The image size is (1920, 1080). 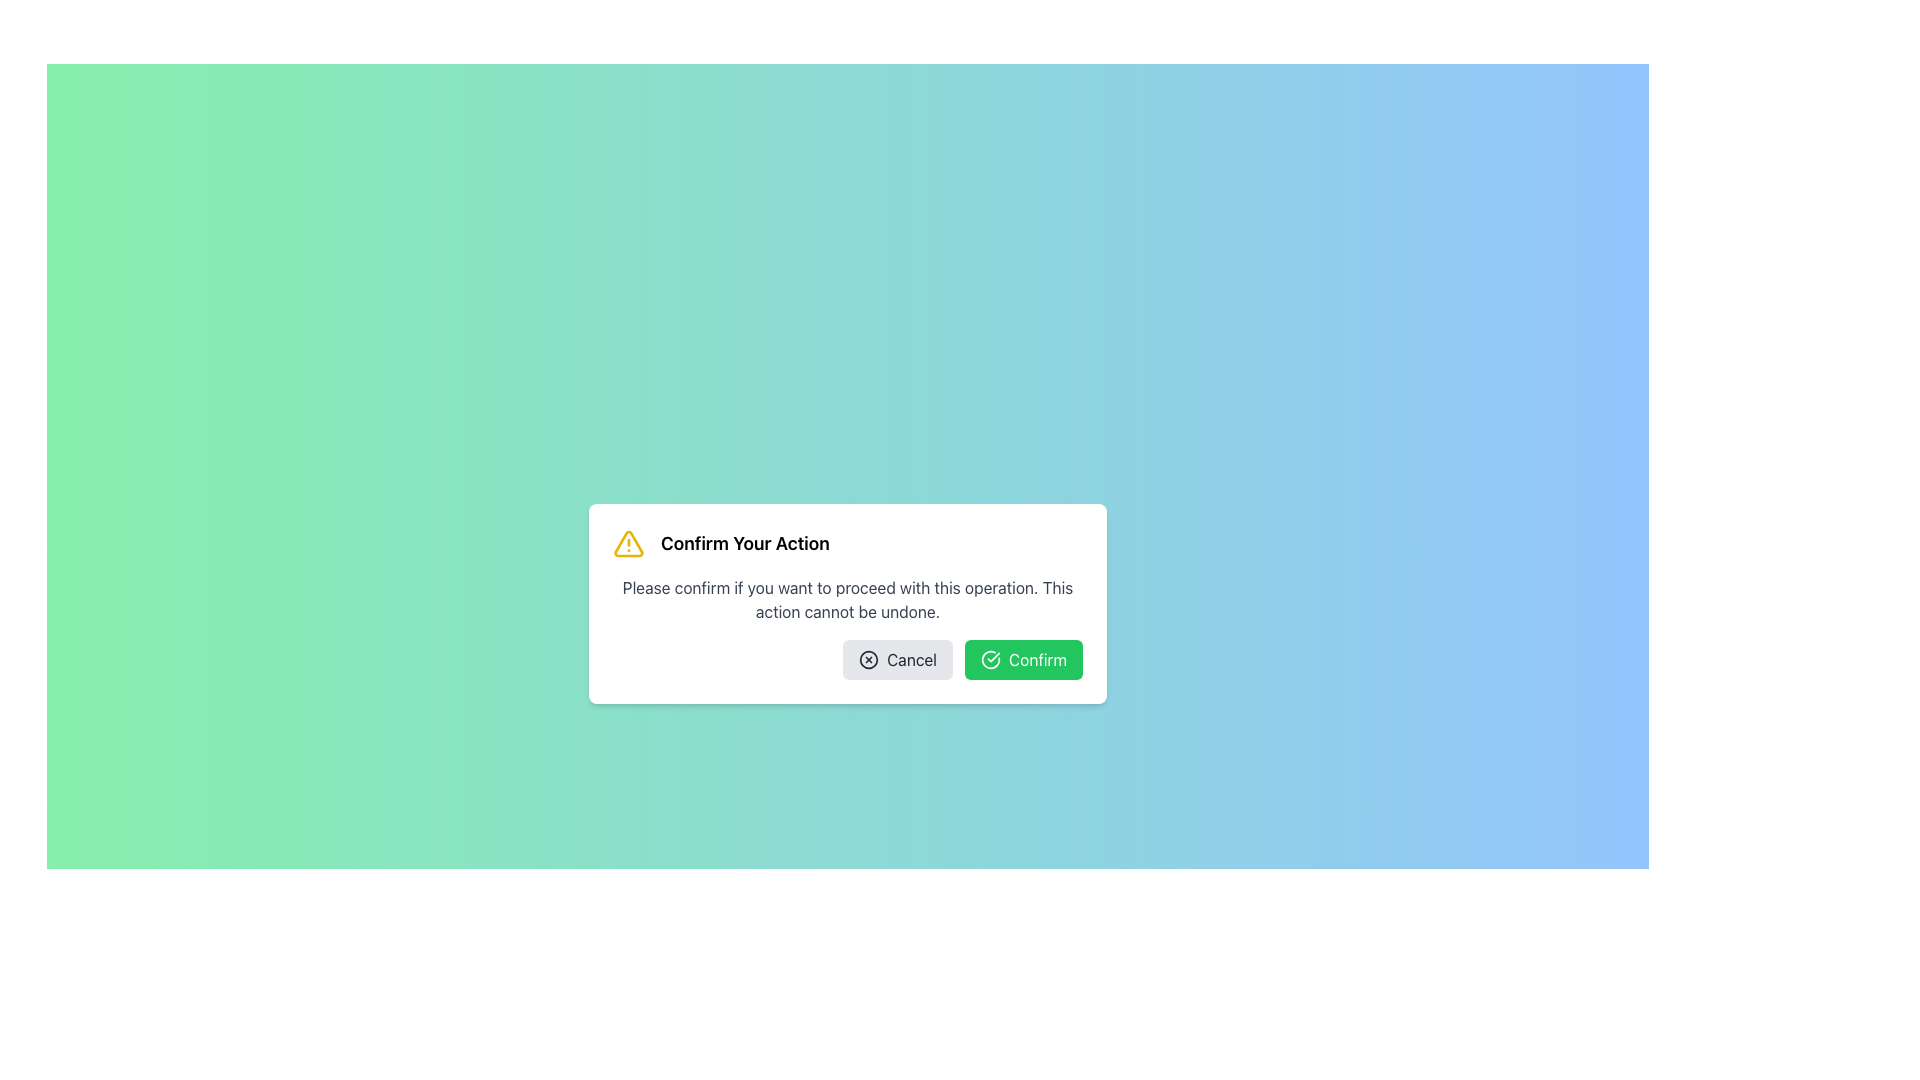 What do you see at coordinates (991, 659) in the screenshot?
I see `the 'Confirm' button, which includes an icon that visually reinforces the action of confirming. The button is located at the lower-right corner of a modal dialog box, with the icon on the left side of the text 'Confirm'` at bounding box center [991, 659].